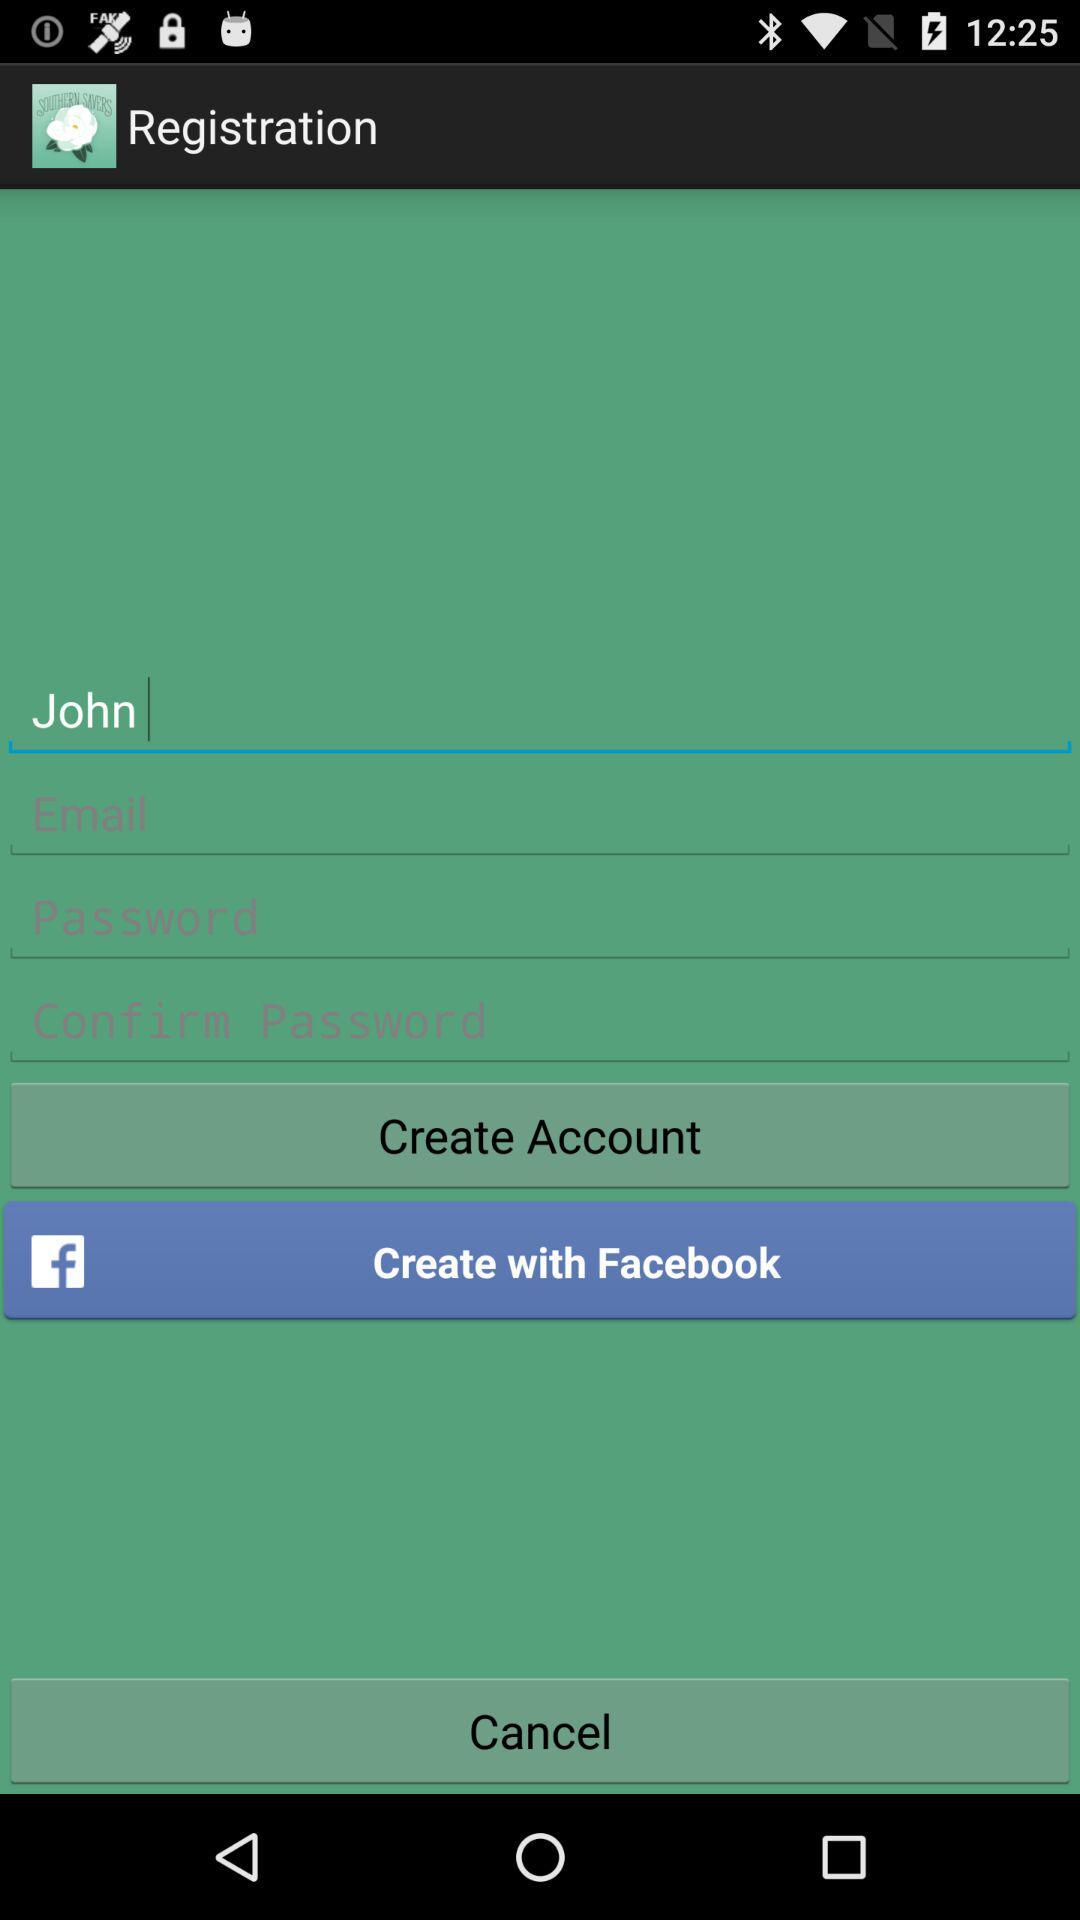 This screenshot has height=1920, width=1080. I want to click on confirm password in registration form, so click(540, 1020).